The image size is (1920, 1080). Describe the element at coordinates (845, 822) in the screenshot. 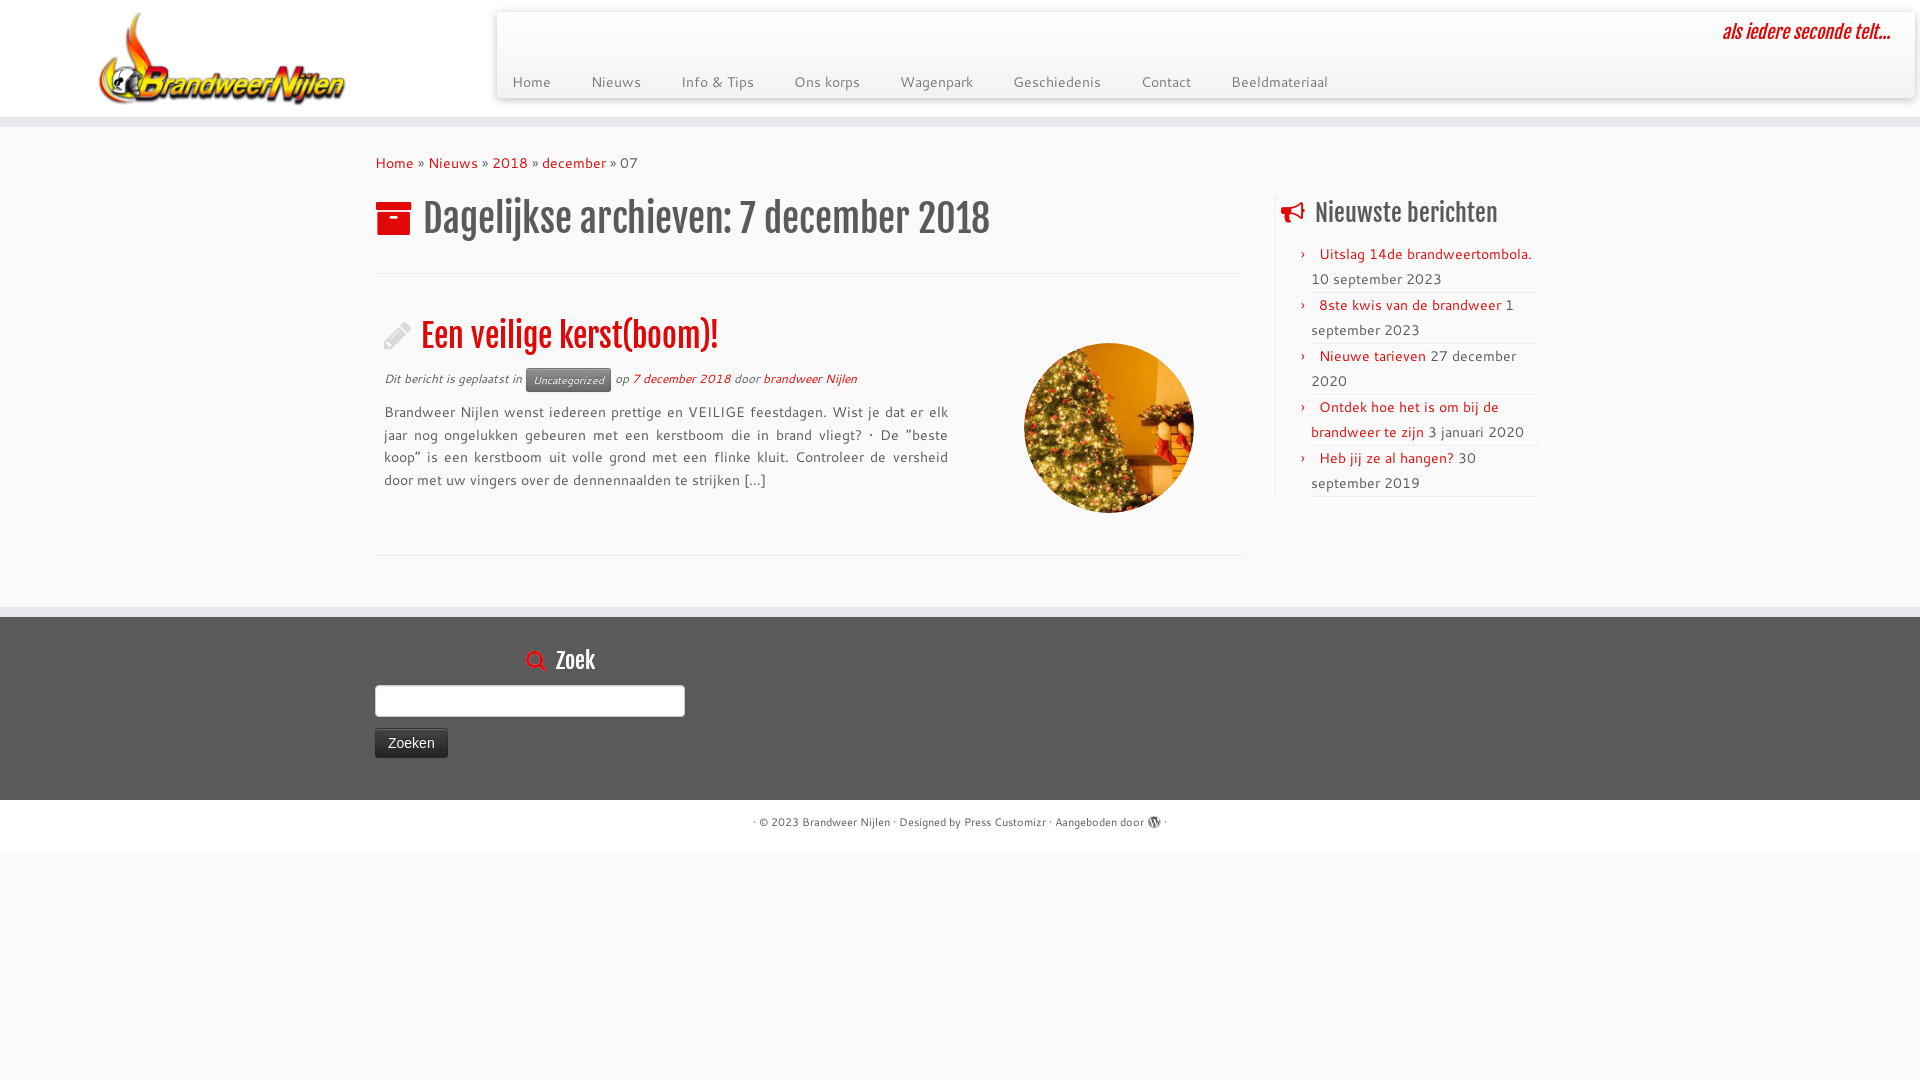

I see `'Brandweer Nijlen'` at that location.